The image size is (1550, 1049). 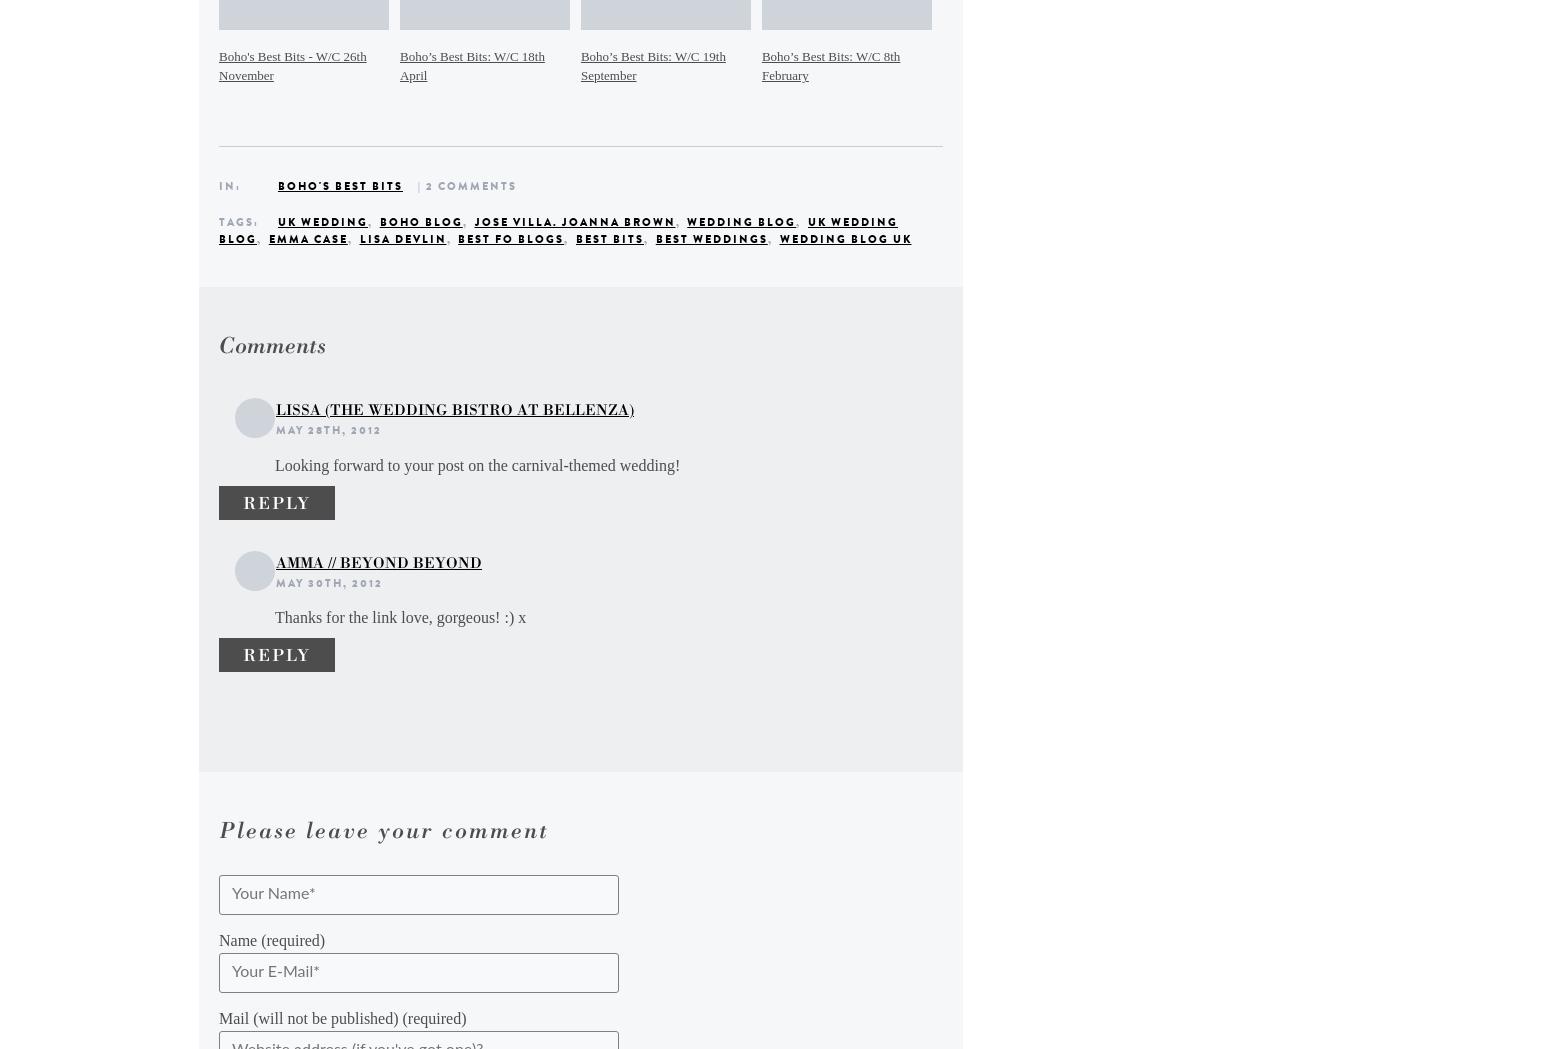 What do you see at coordinates (231, 184) in the screenshot?
I see `'IN:'` at bounding box center [231, 184].